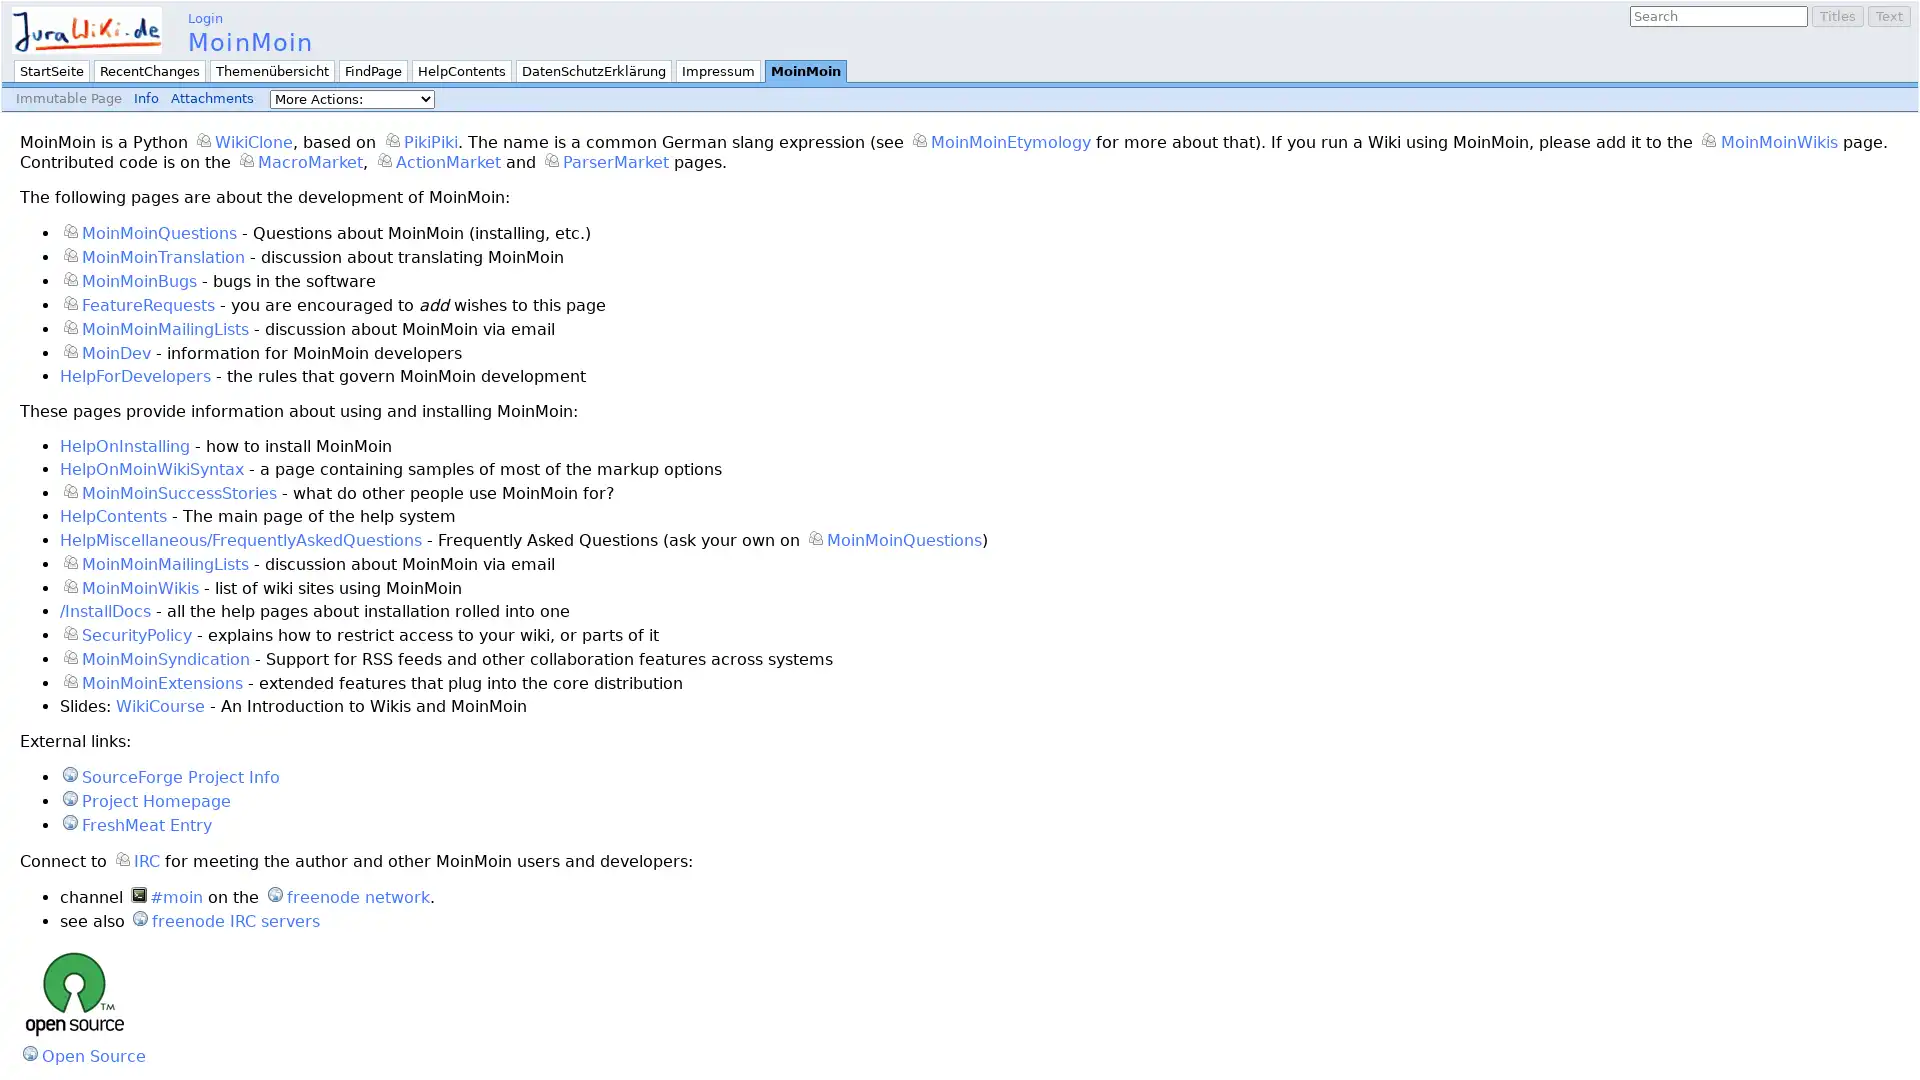  What do you see at coordinates (1888, 16) in the screenshot?
I see `Text` at bounding box center [1888, 16].